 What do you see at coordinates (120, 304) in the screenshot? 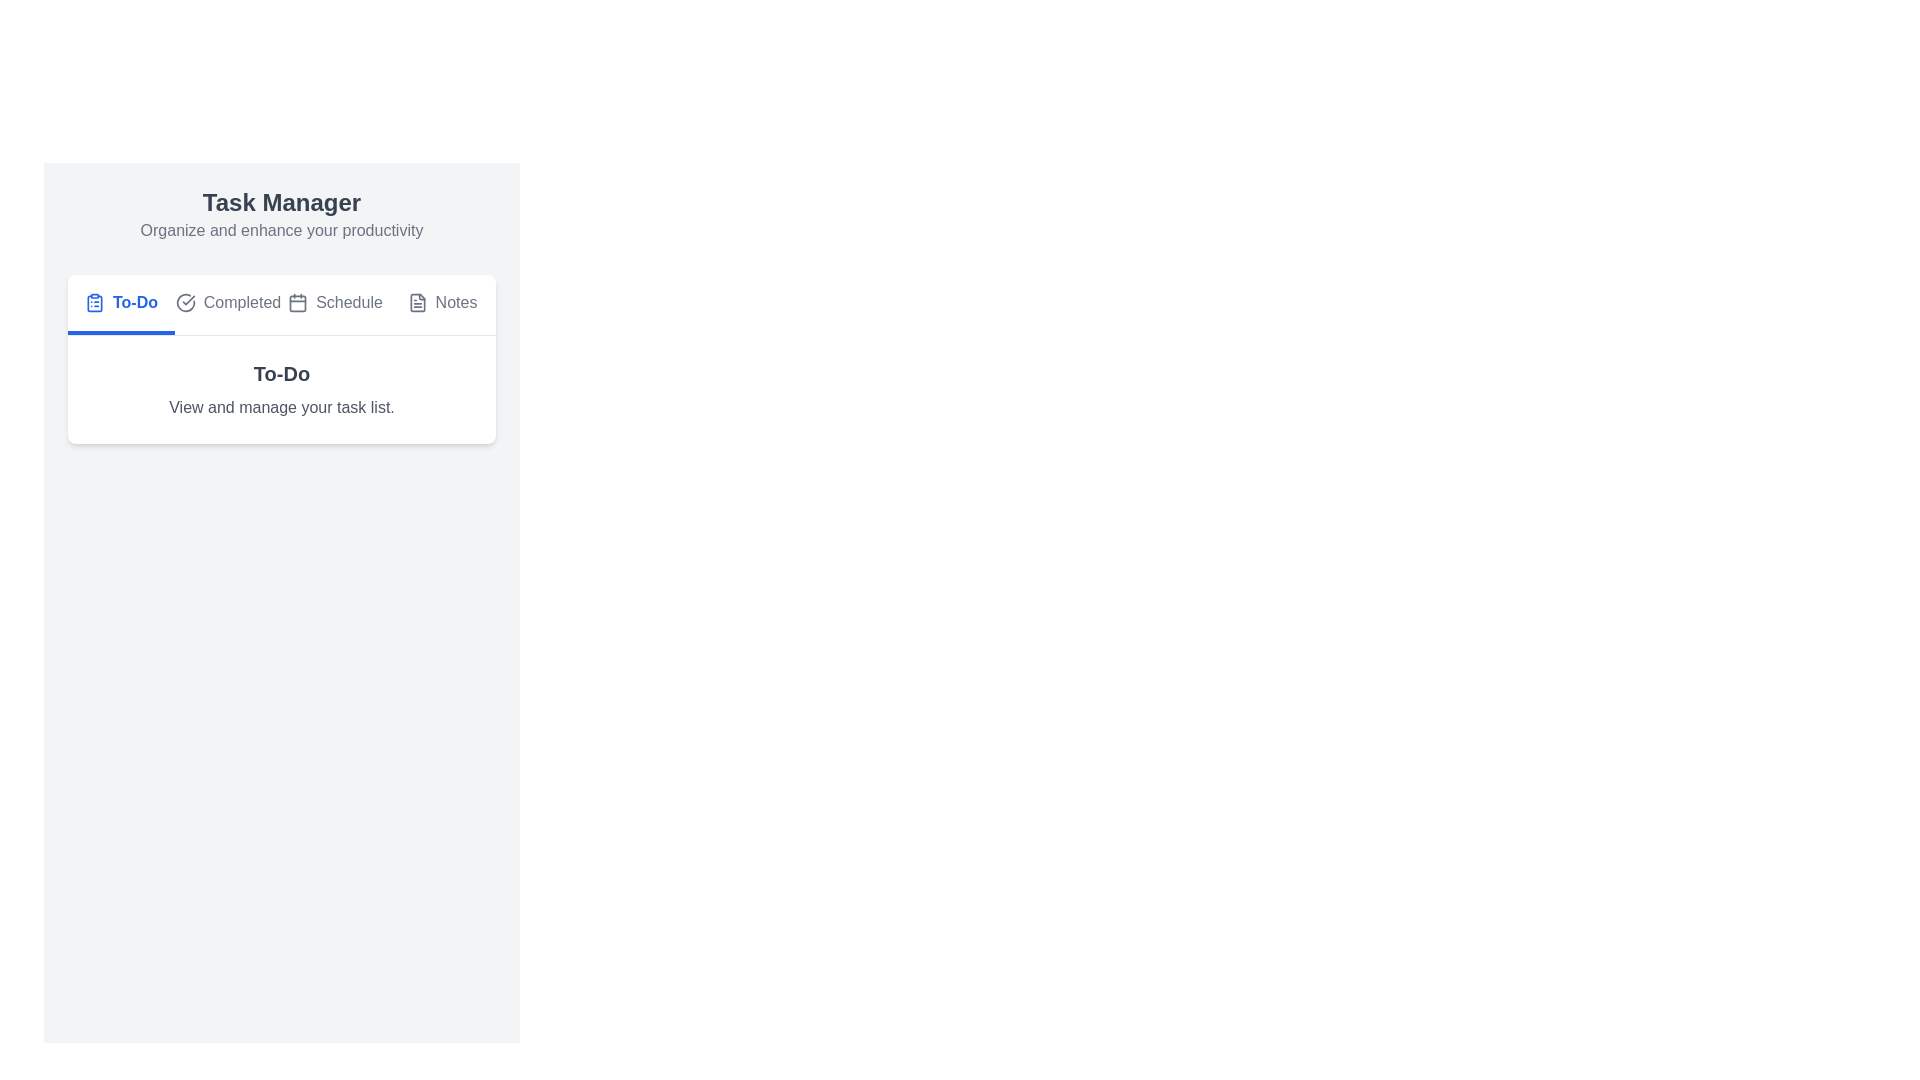
I see `the To-Do tab` at bounding box center [120, 304].